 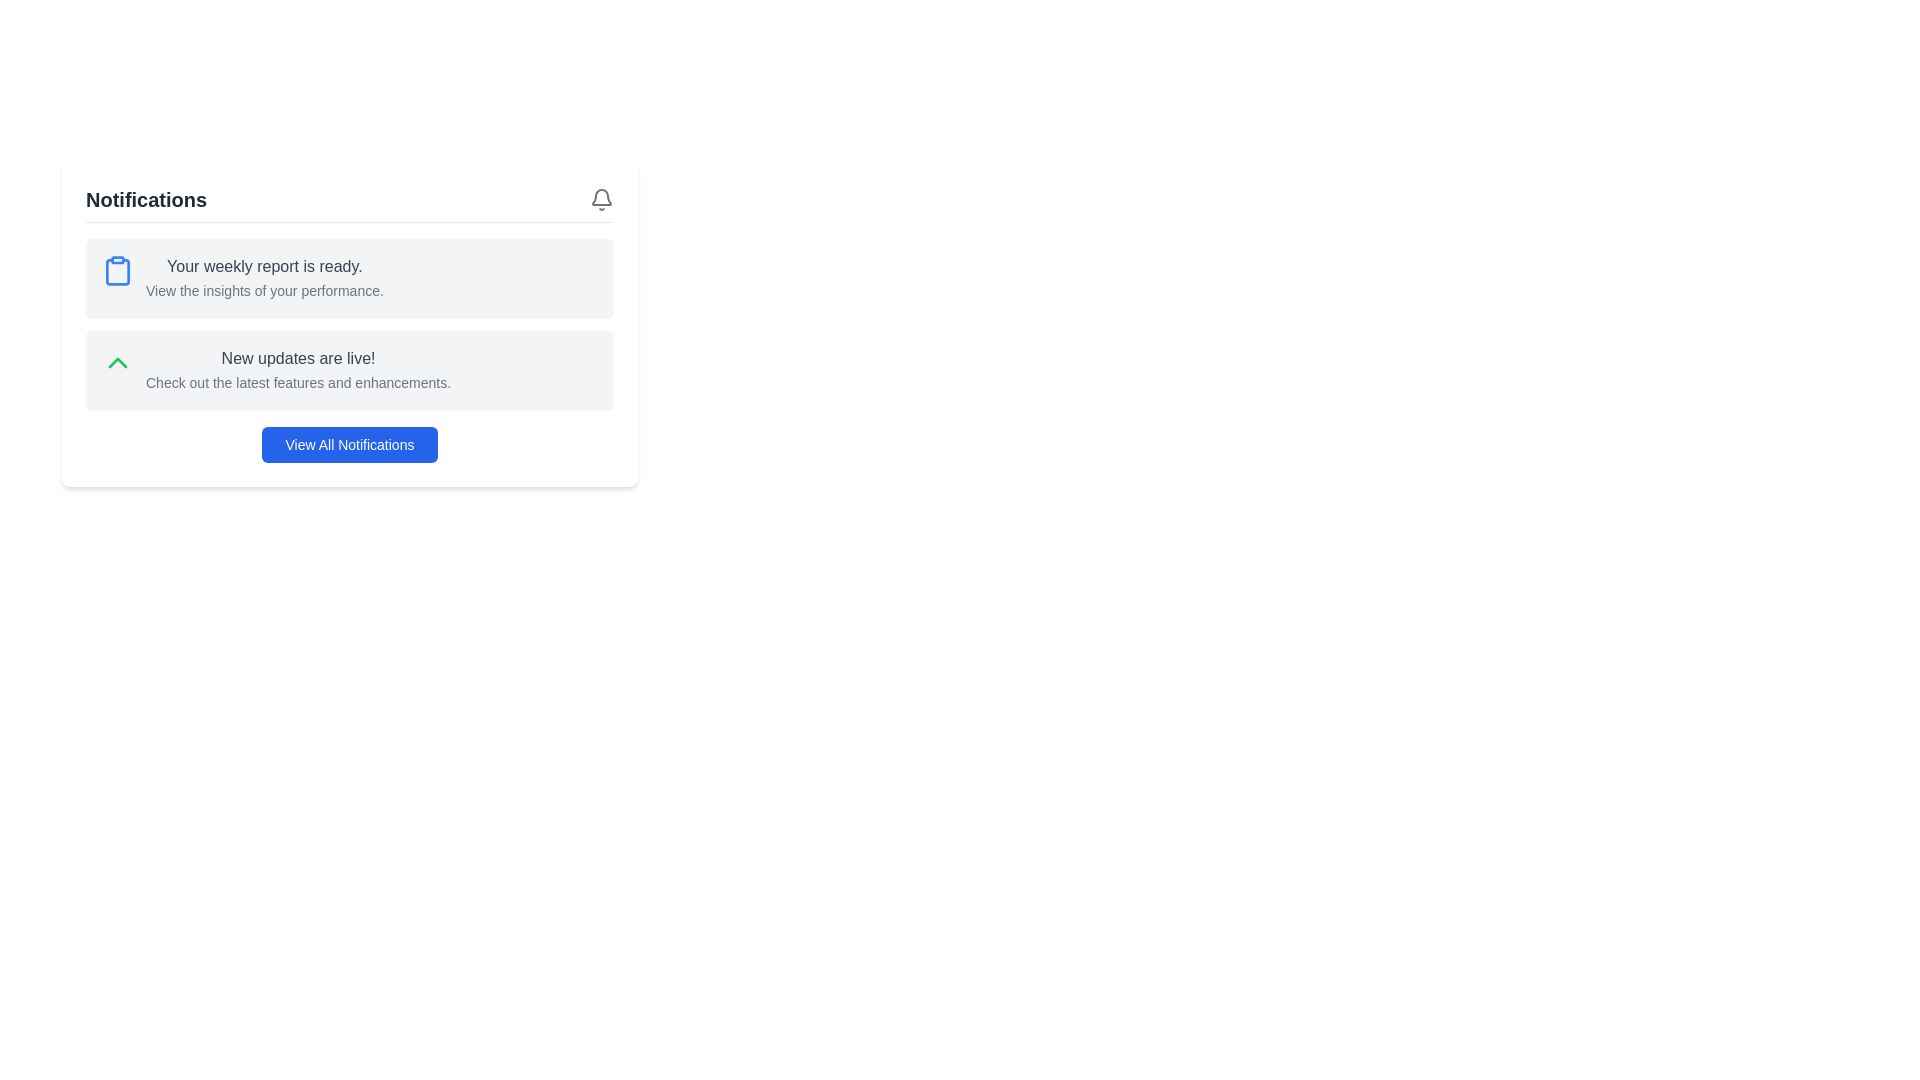 What do you see at coordinates (297, 370) in the screenshot?
I see `the informational text label displaying 'New updates are live!' and 'Check out the latest features and enhancements.' located beneath the upward green arrow icon within a notification card` at bounding box center [297, 370].